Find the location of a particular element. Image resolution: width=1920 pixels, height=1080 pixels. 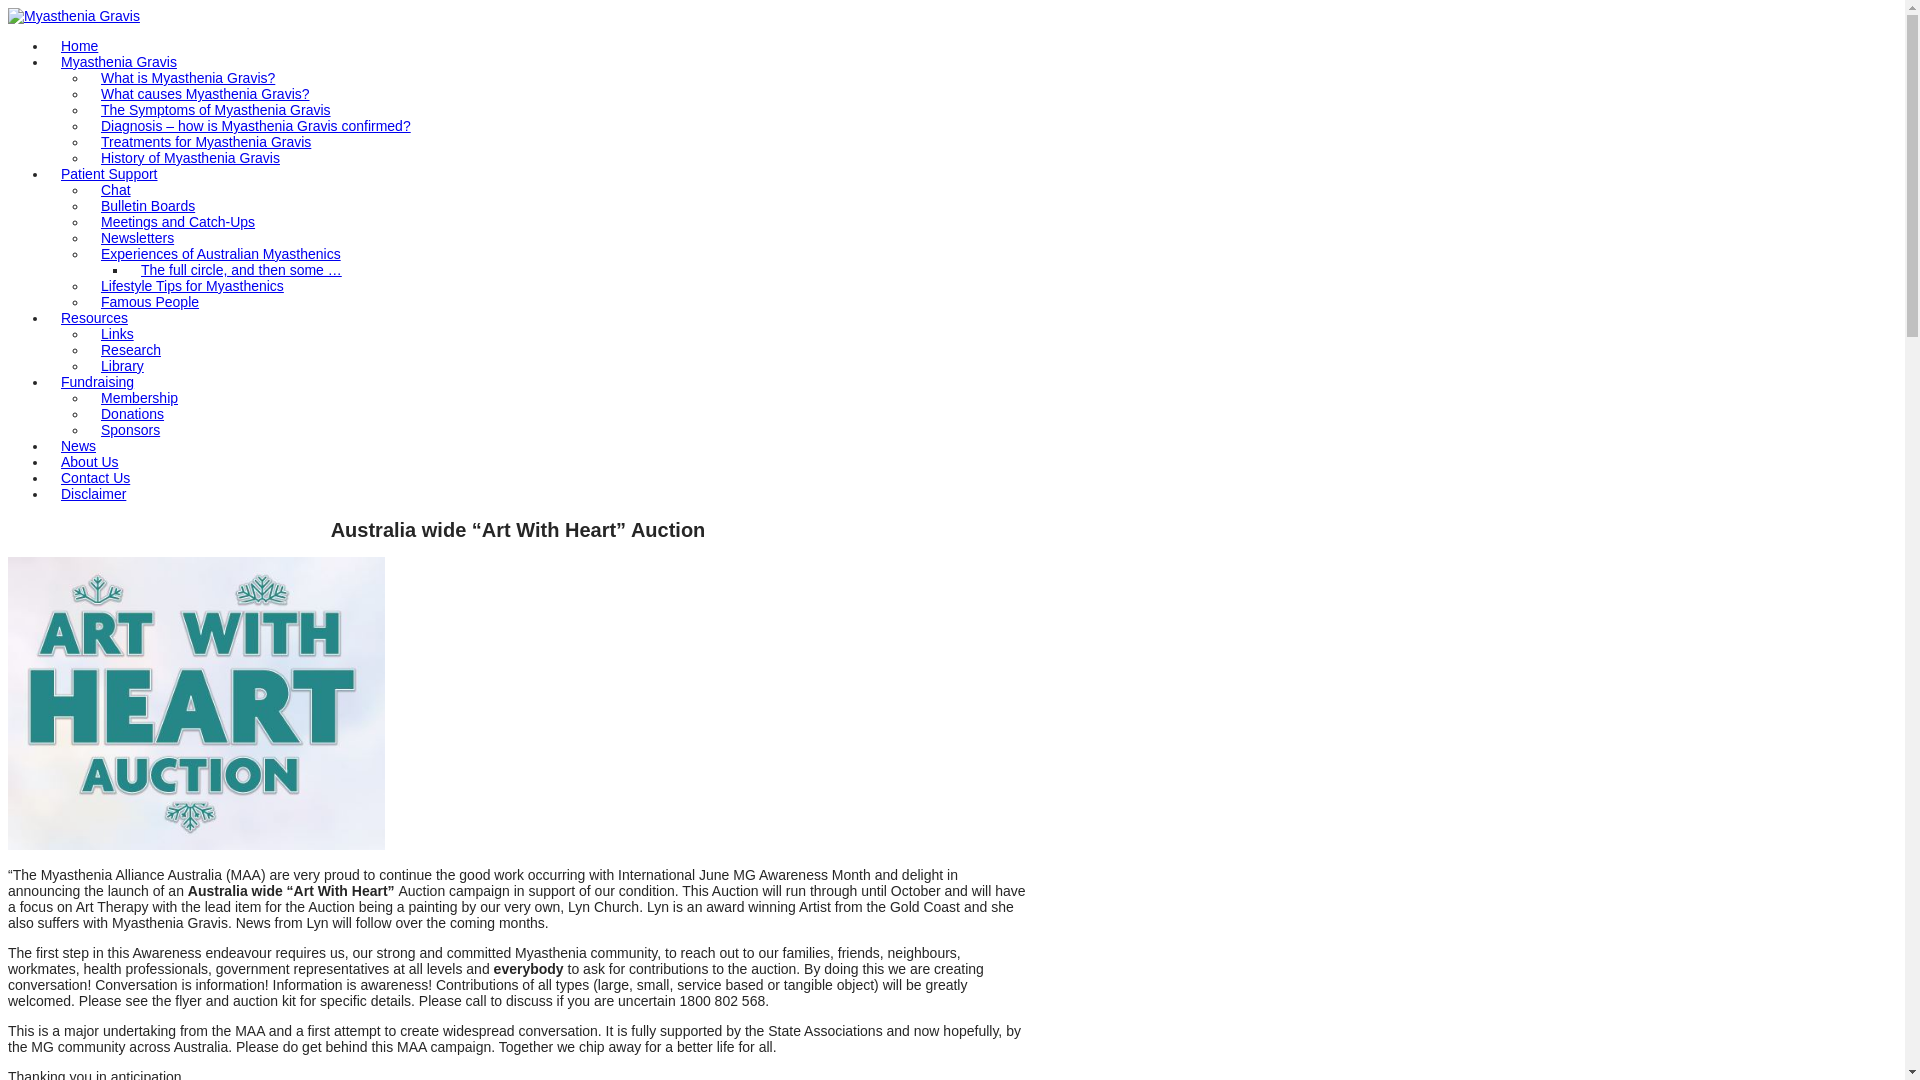

'Sponsors' is located at coordinates (86, 428).